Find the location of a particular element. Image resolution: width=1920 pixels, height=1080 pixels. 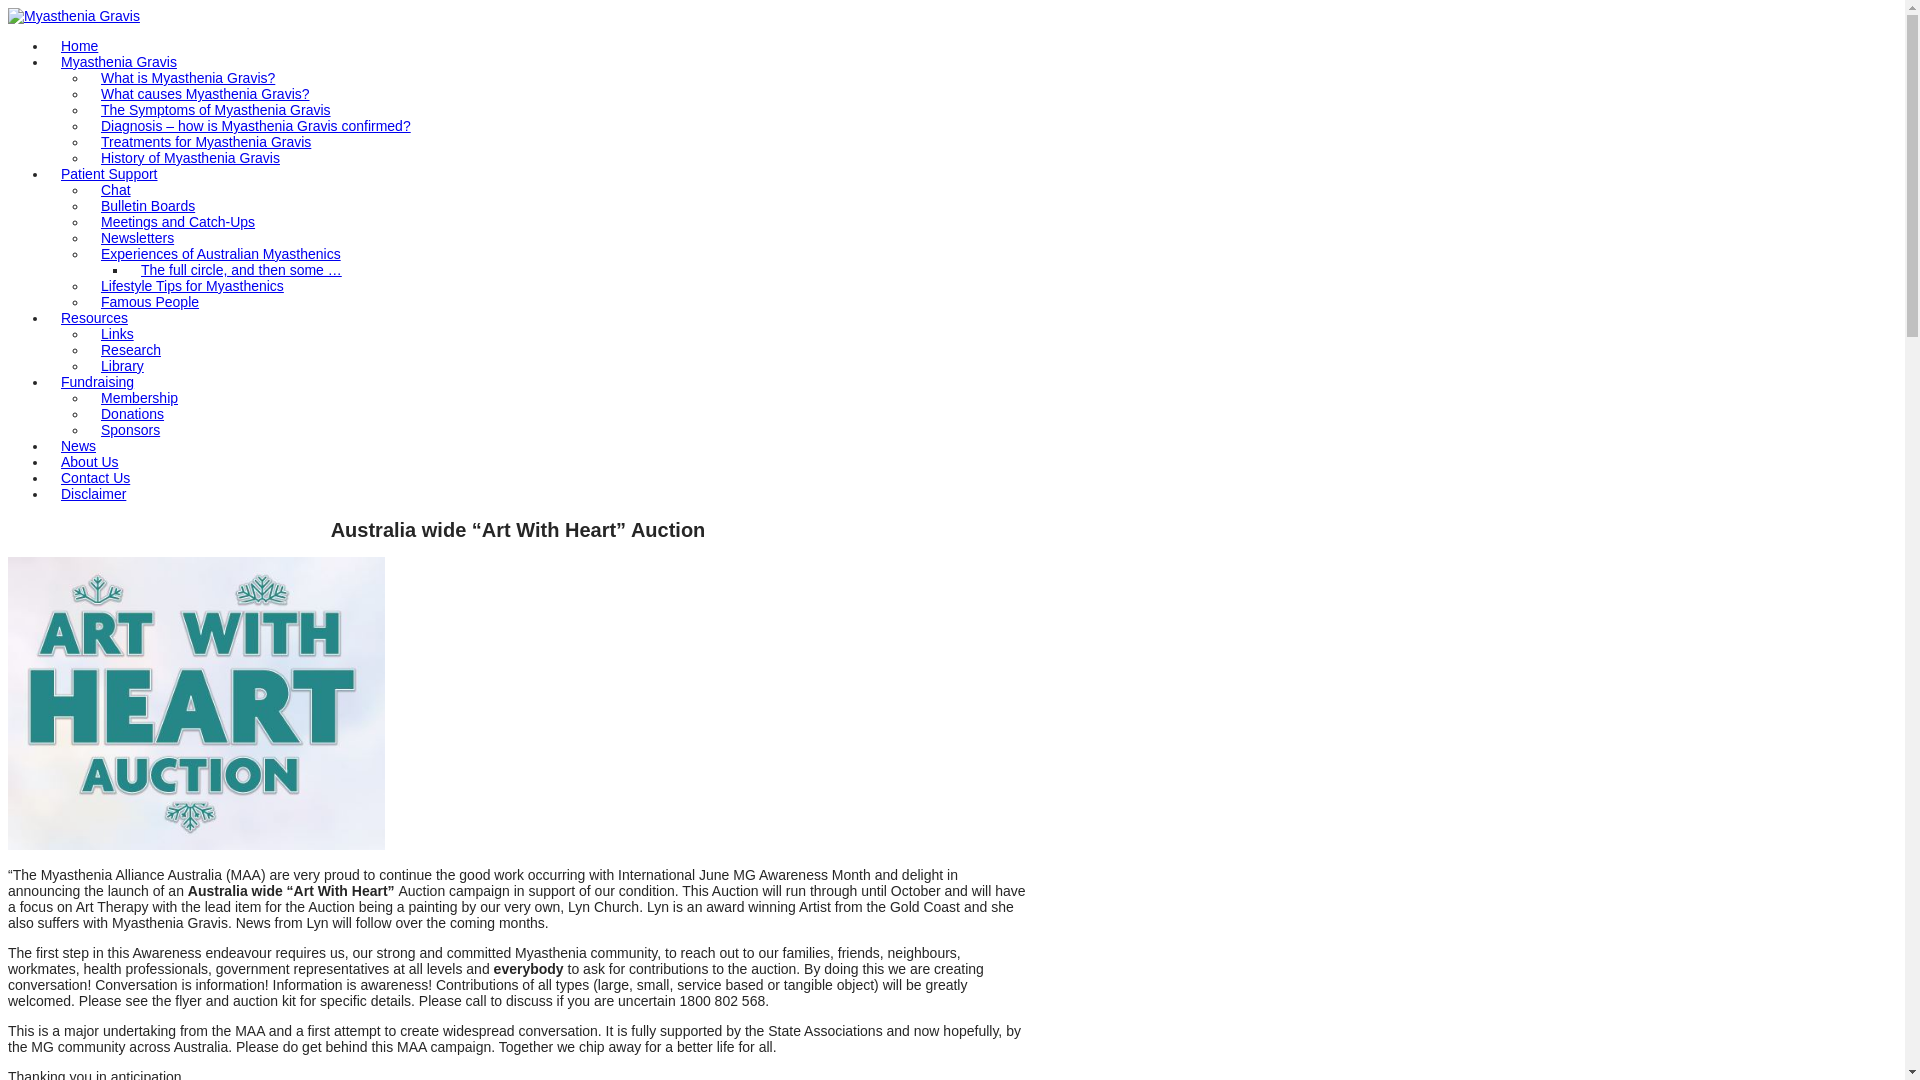

'Sponsors' is located at coordinates (86, 428).